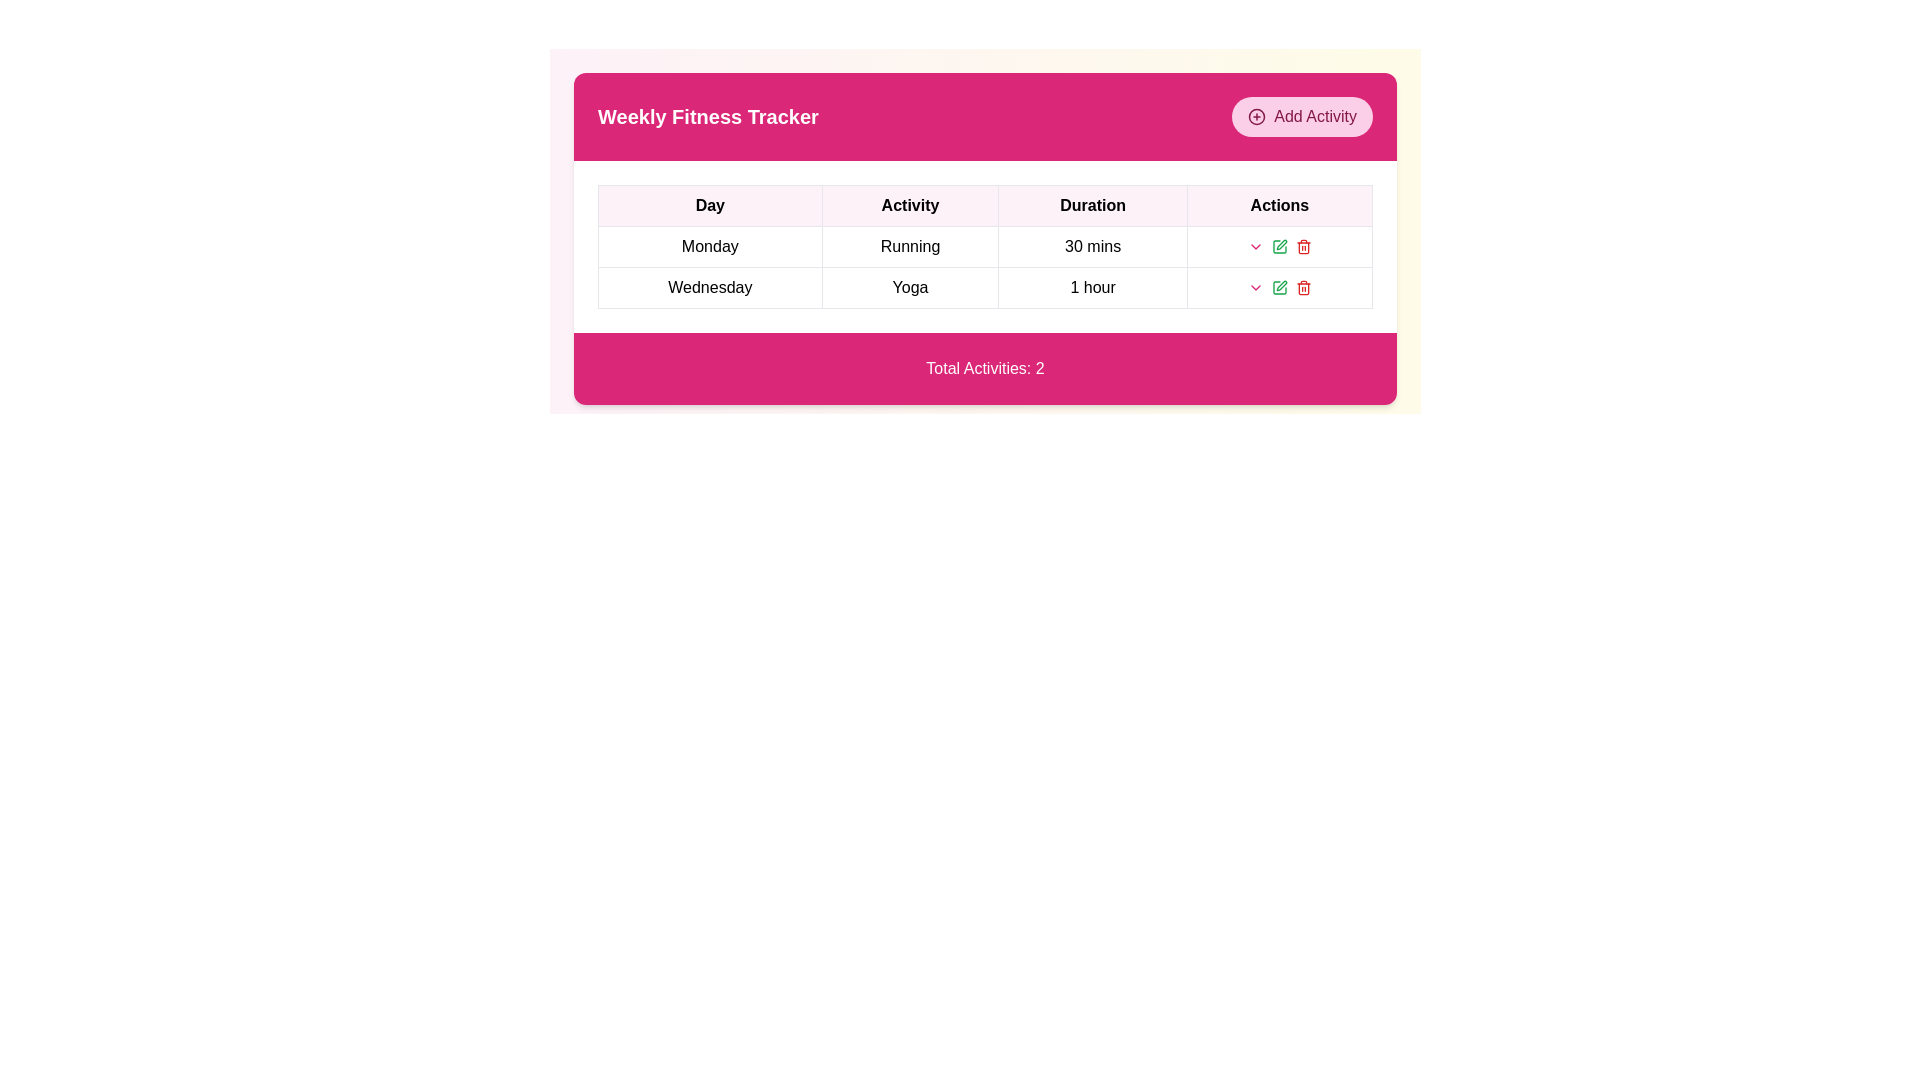 The width and height of the screenshot is (1920, 1080). What do you see at coordinates (1092, 288) in the screenshot?
I see `the text label displaying '1 hour' in the Duration column of the Yoga activity row for Wednesday, which is styled within a bordered cell in a table format` at bounding box center [1092, 288].